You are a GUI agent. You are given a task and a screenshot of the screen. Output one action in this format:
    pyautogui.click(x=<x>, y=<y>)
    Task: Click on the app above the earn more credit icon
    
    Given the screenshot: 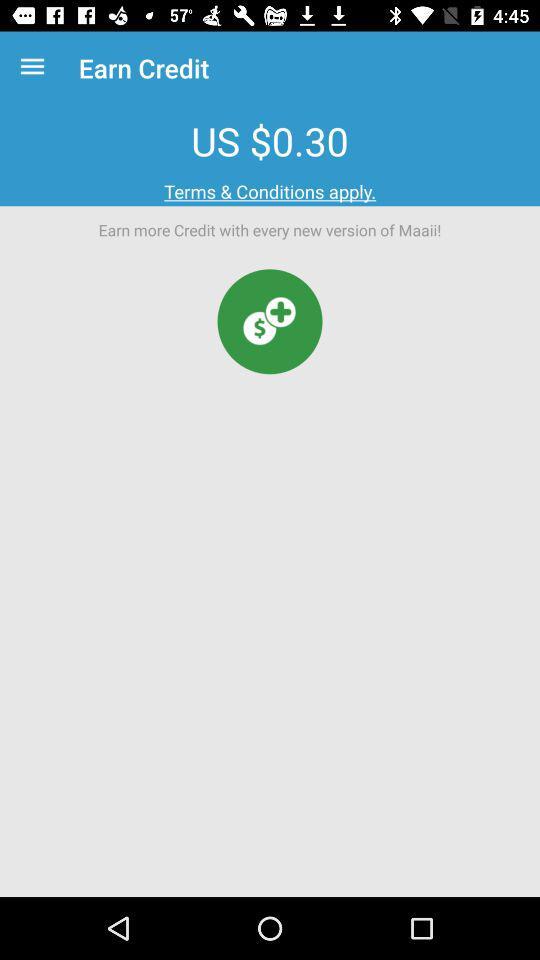 What is the action you would take?
    pyautogui.click(x=270, y=191)
    